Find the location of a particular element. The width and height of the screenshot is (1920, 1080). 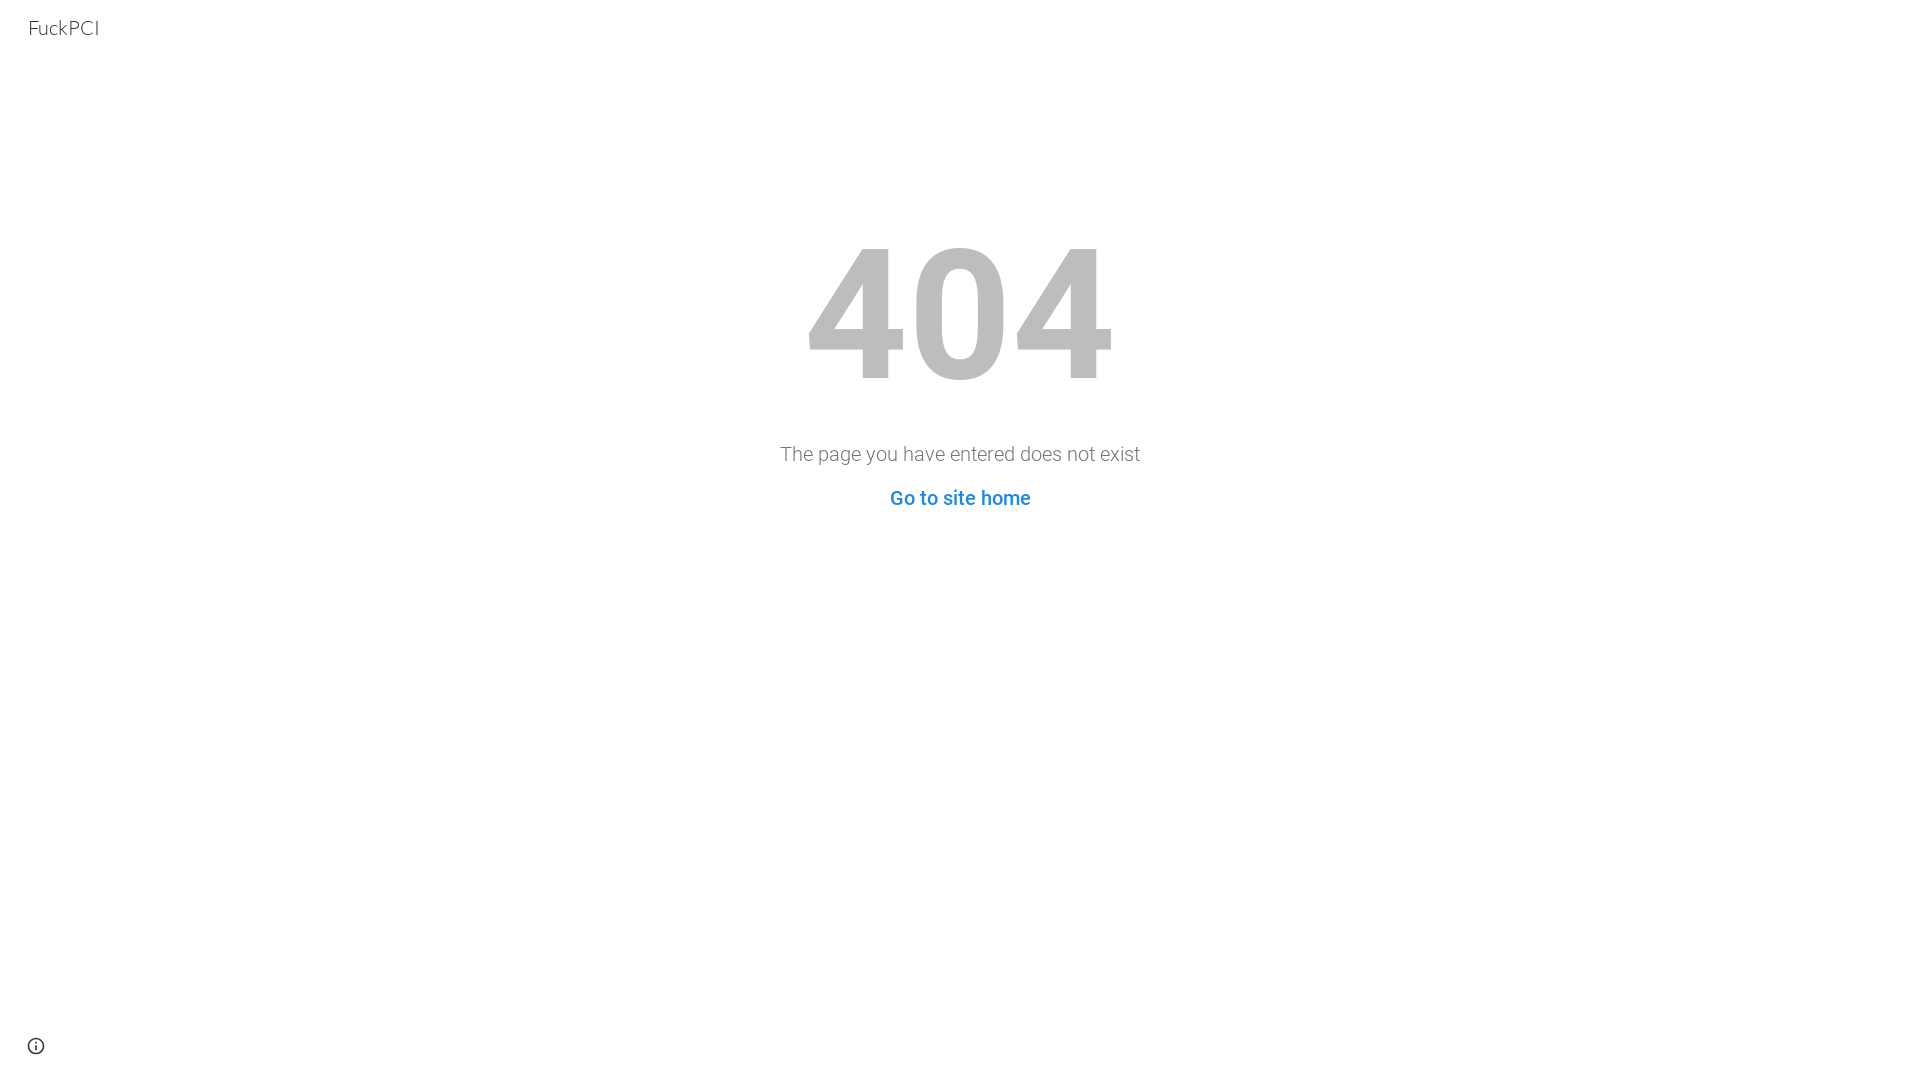

'Go to site home' is located at coordinates (960, 496).